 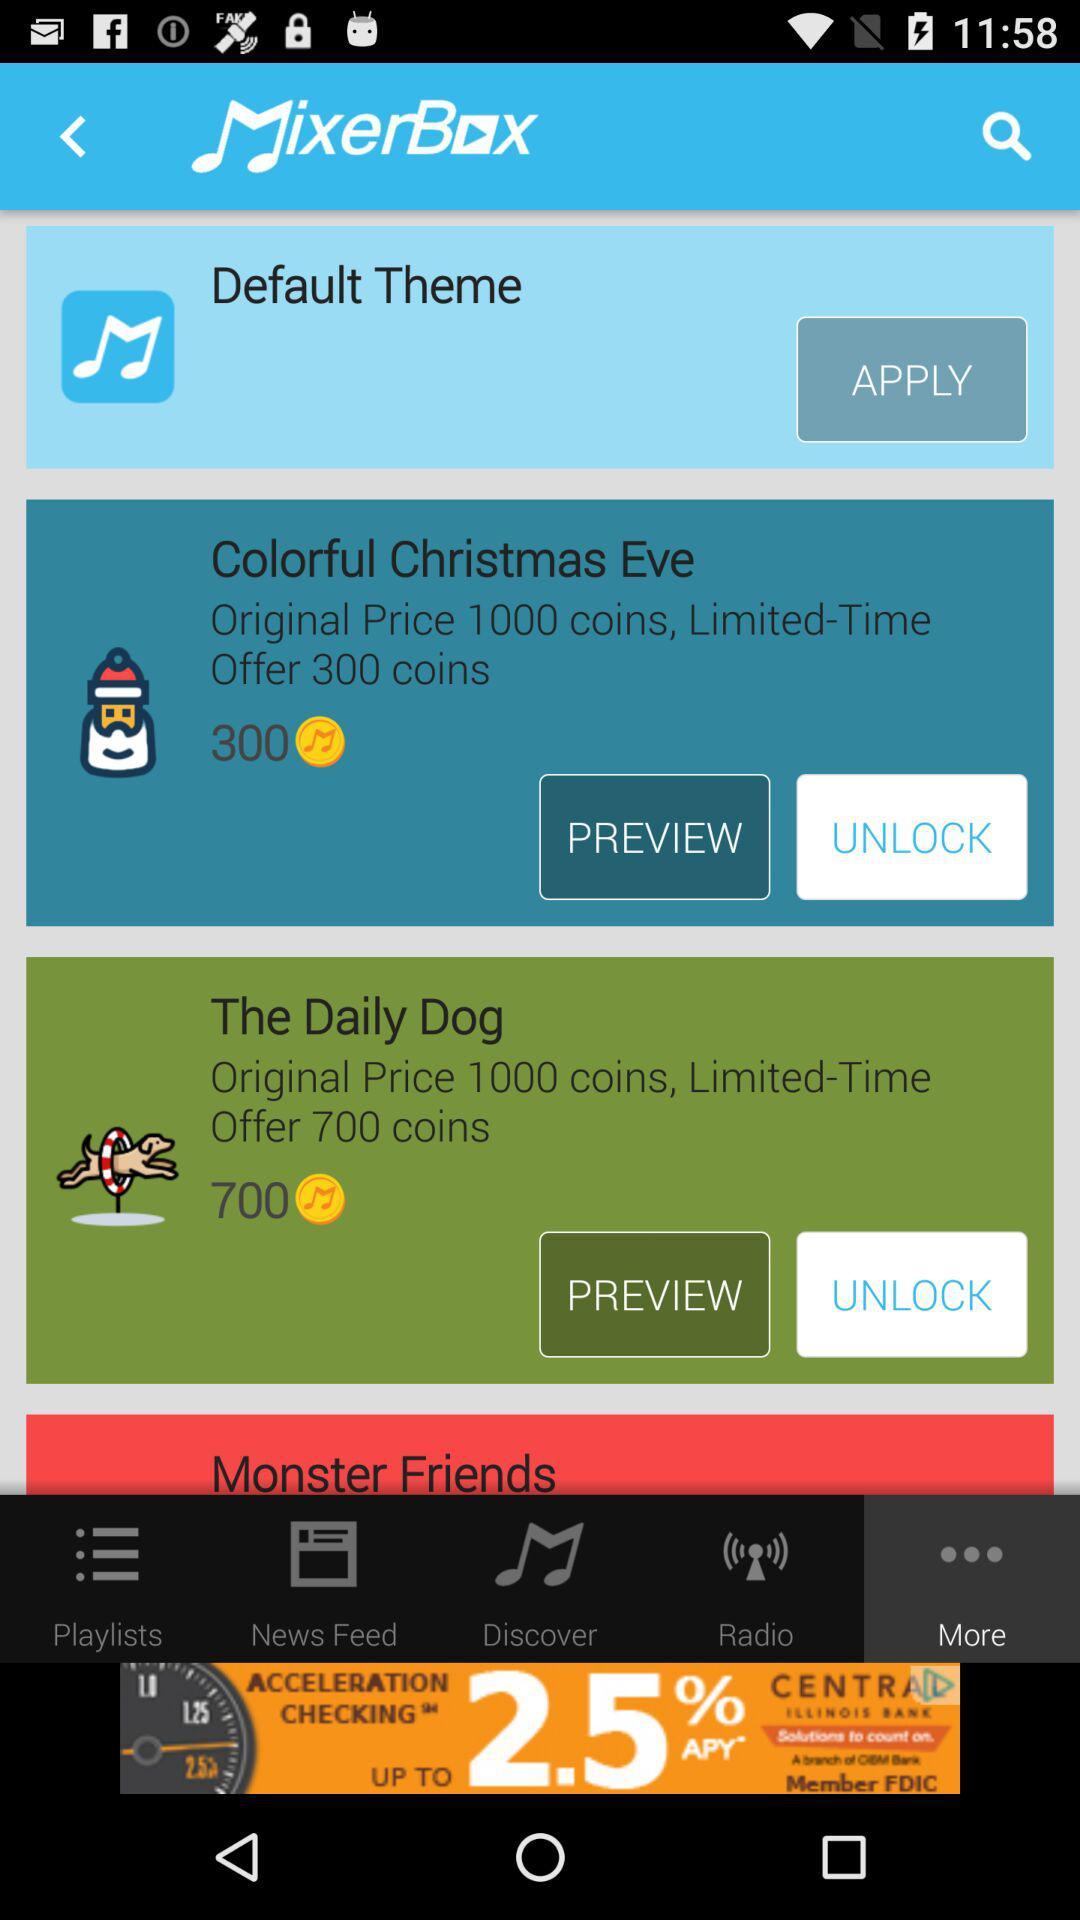 I want to click on advertising, so click(x=540, y=1727).